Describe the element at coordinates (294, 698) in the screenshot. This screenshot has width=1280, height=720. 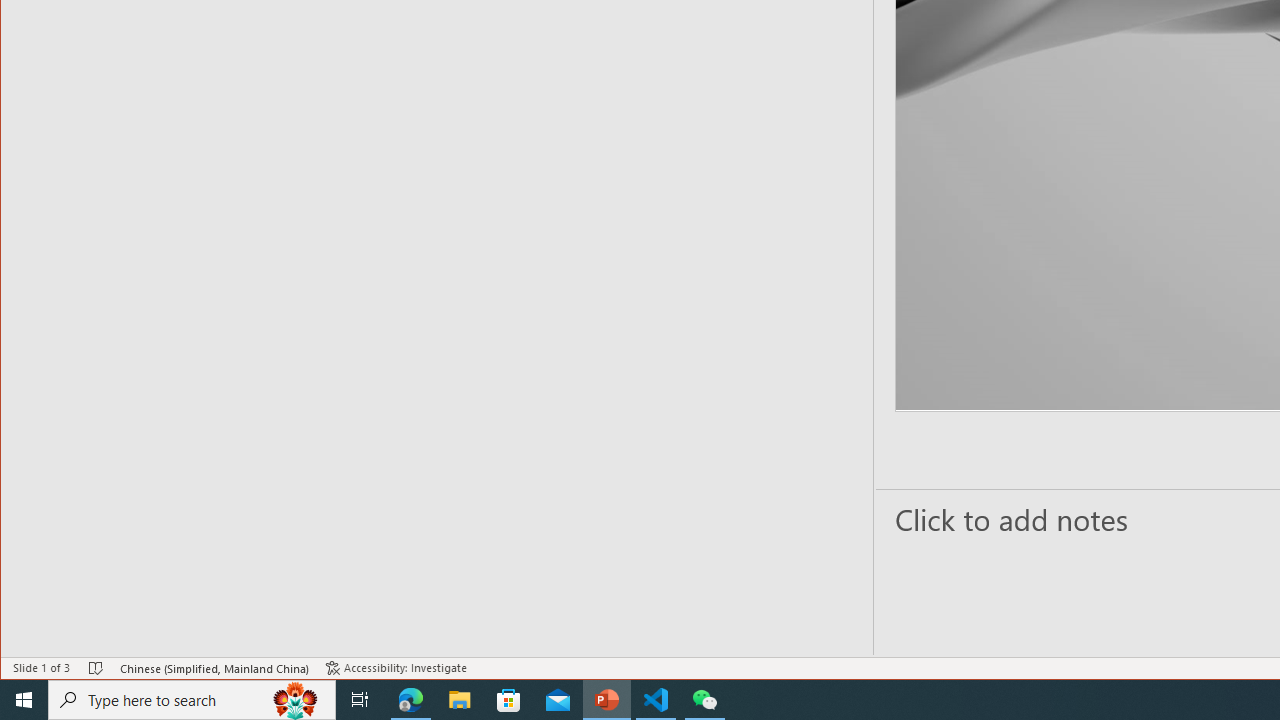
I see `'Search highlights icon opens search home window'` at that location.